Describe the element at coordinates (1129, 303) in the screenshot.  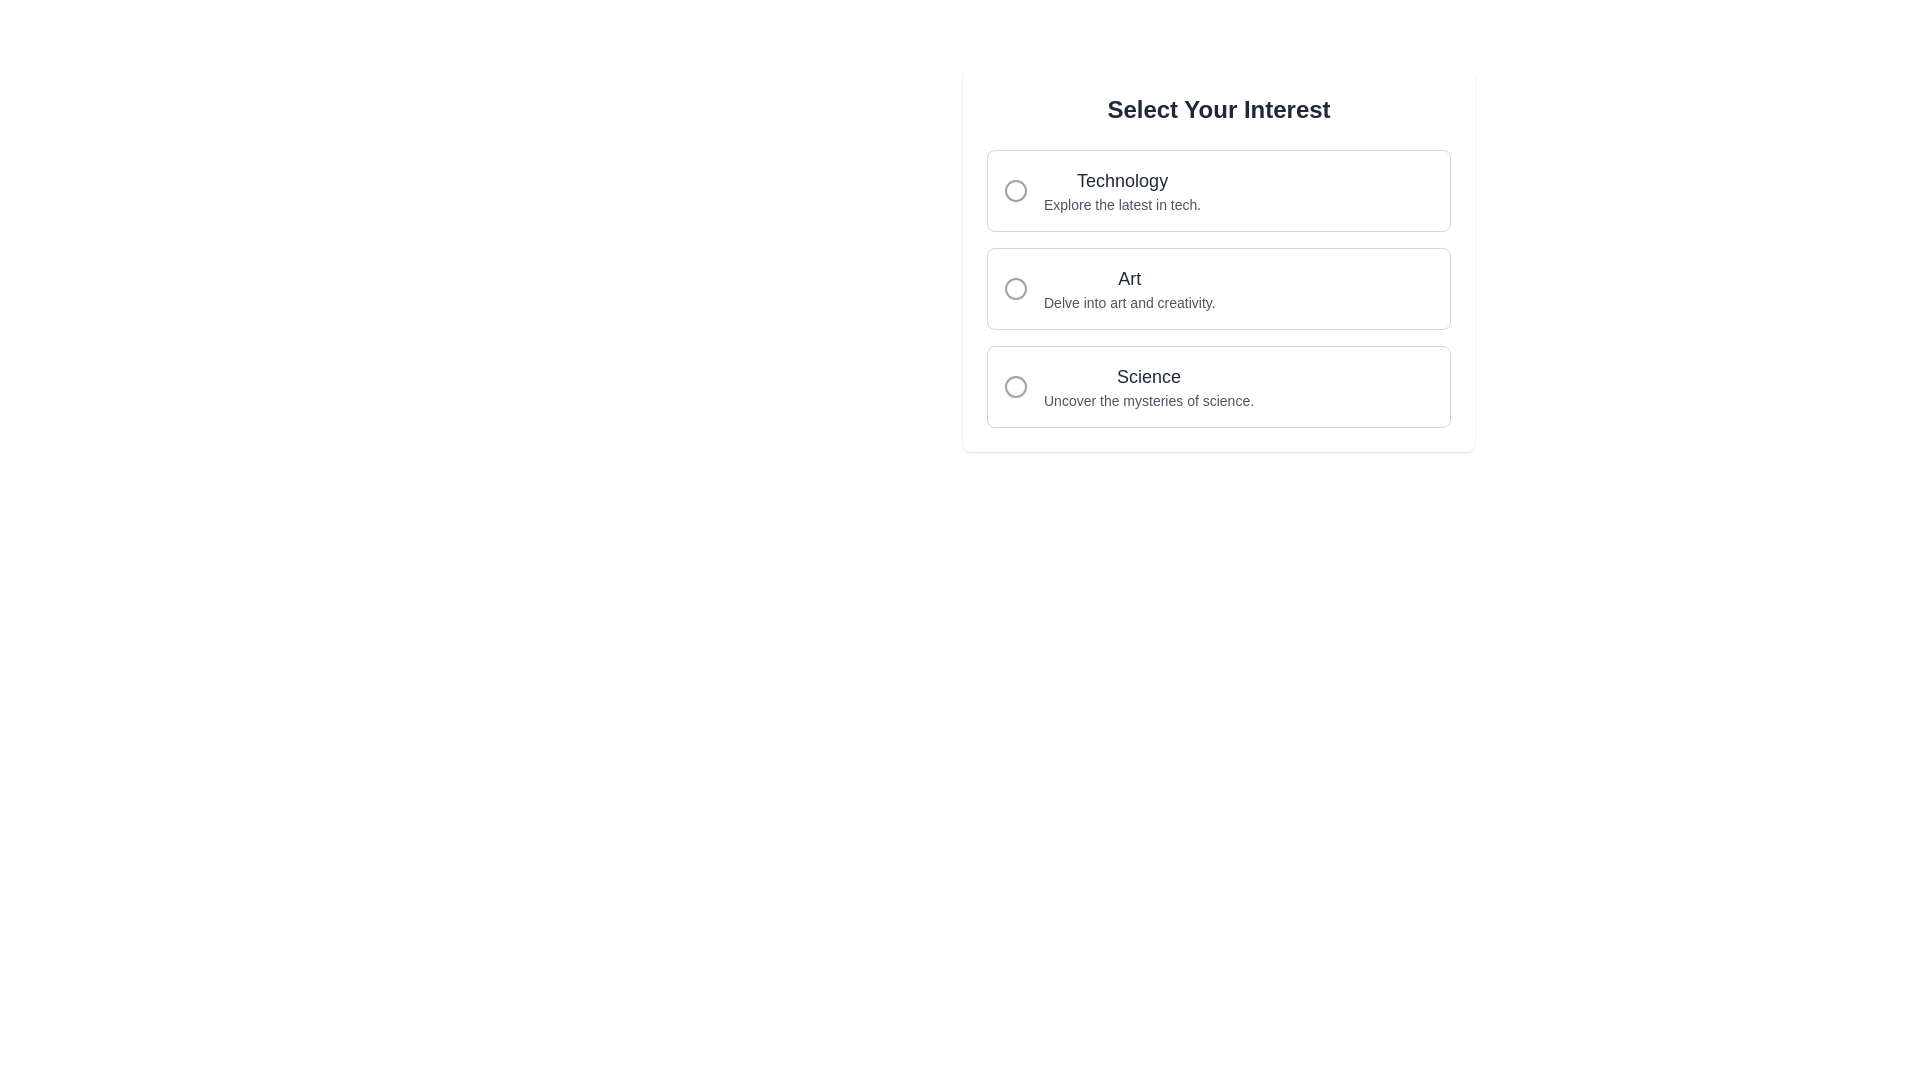
I see `the text label that reads 'Delve into art and creativity.', which is styled with a smaller, gray font and positioned below the bold title 'Art' within a vertical option list` at that location.